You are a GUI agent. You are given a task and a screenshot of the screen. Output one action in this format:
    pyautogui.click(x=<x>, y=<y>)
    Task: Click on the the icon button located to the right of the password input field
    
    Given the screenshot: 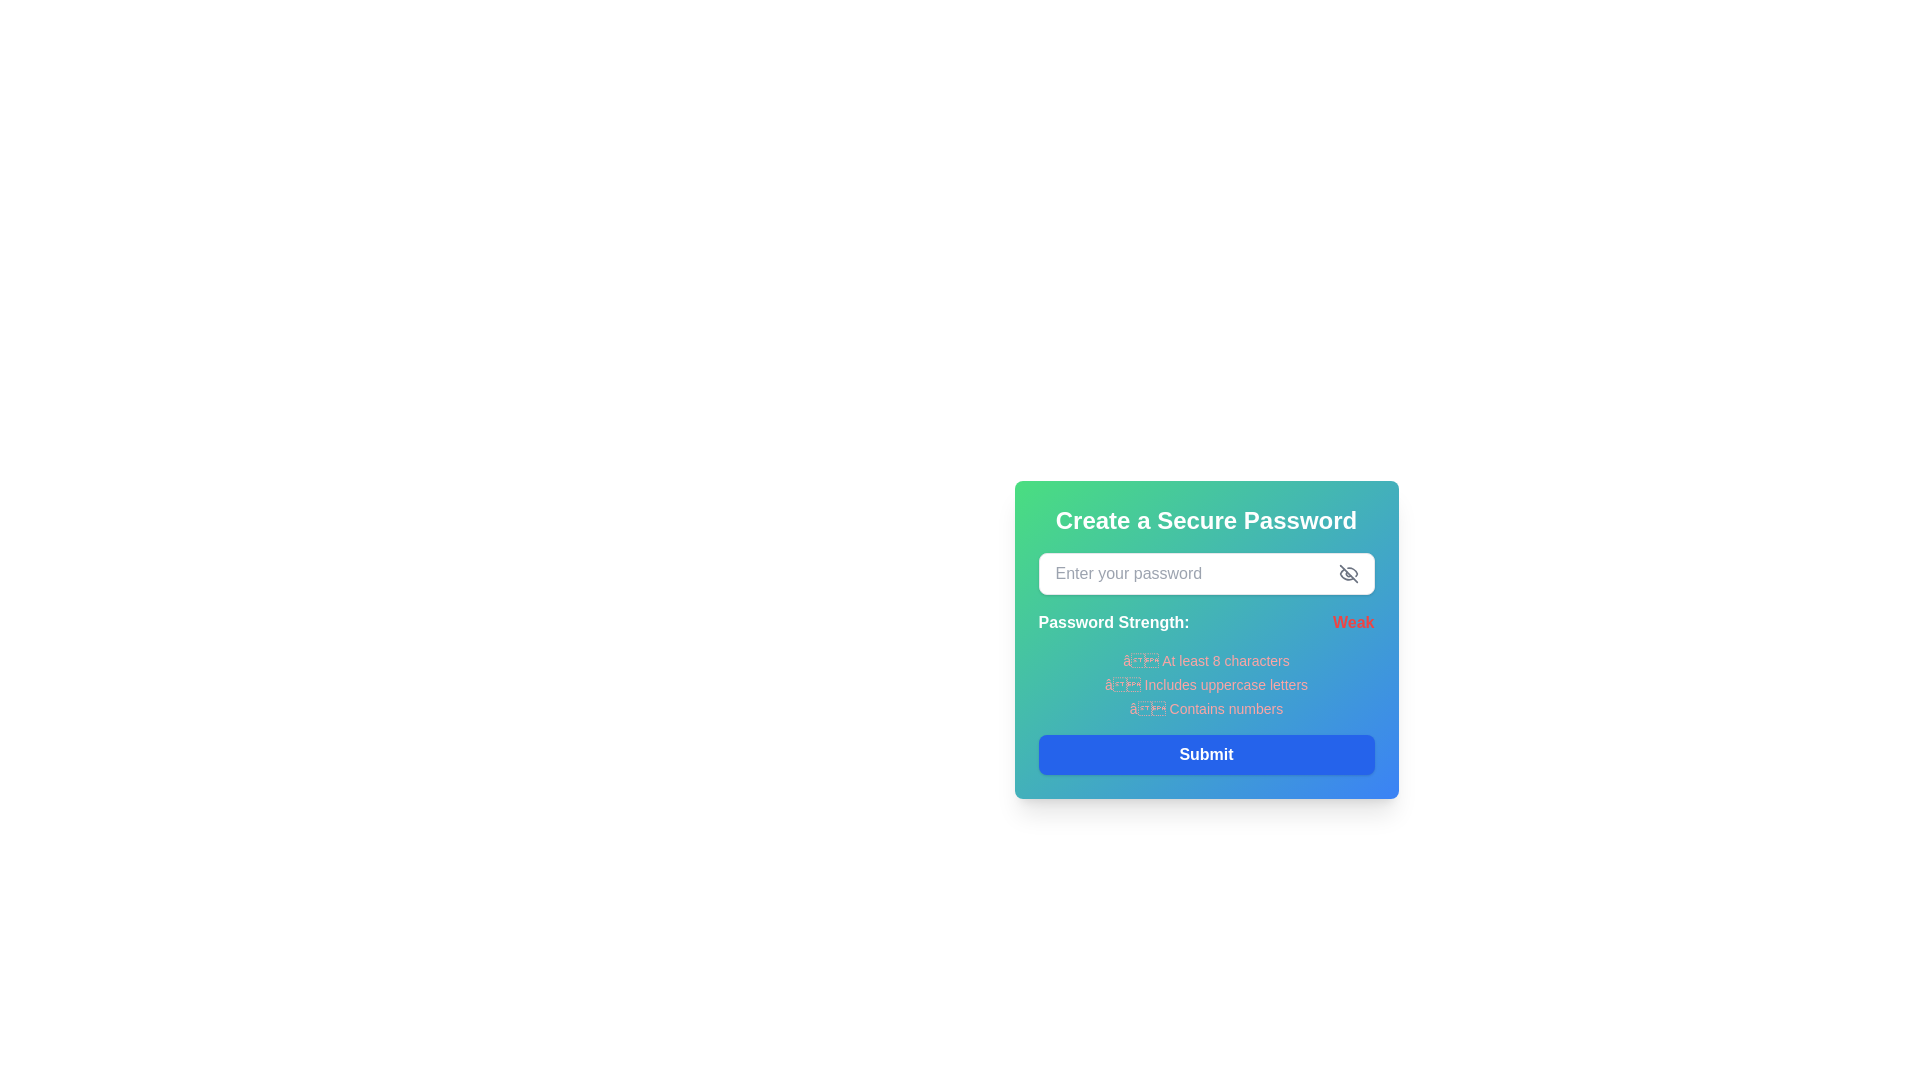 What is the action you would take?
    pyautogui.click(x=1348, y=574)
    